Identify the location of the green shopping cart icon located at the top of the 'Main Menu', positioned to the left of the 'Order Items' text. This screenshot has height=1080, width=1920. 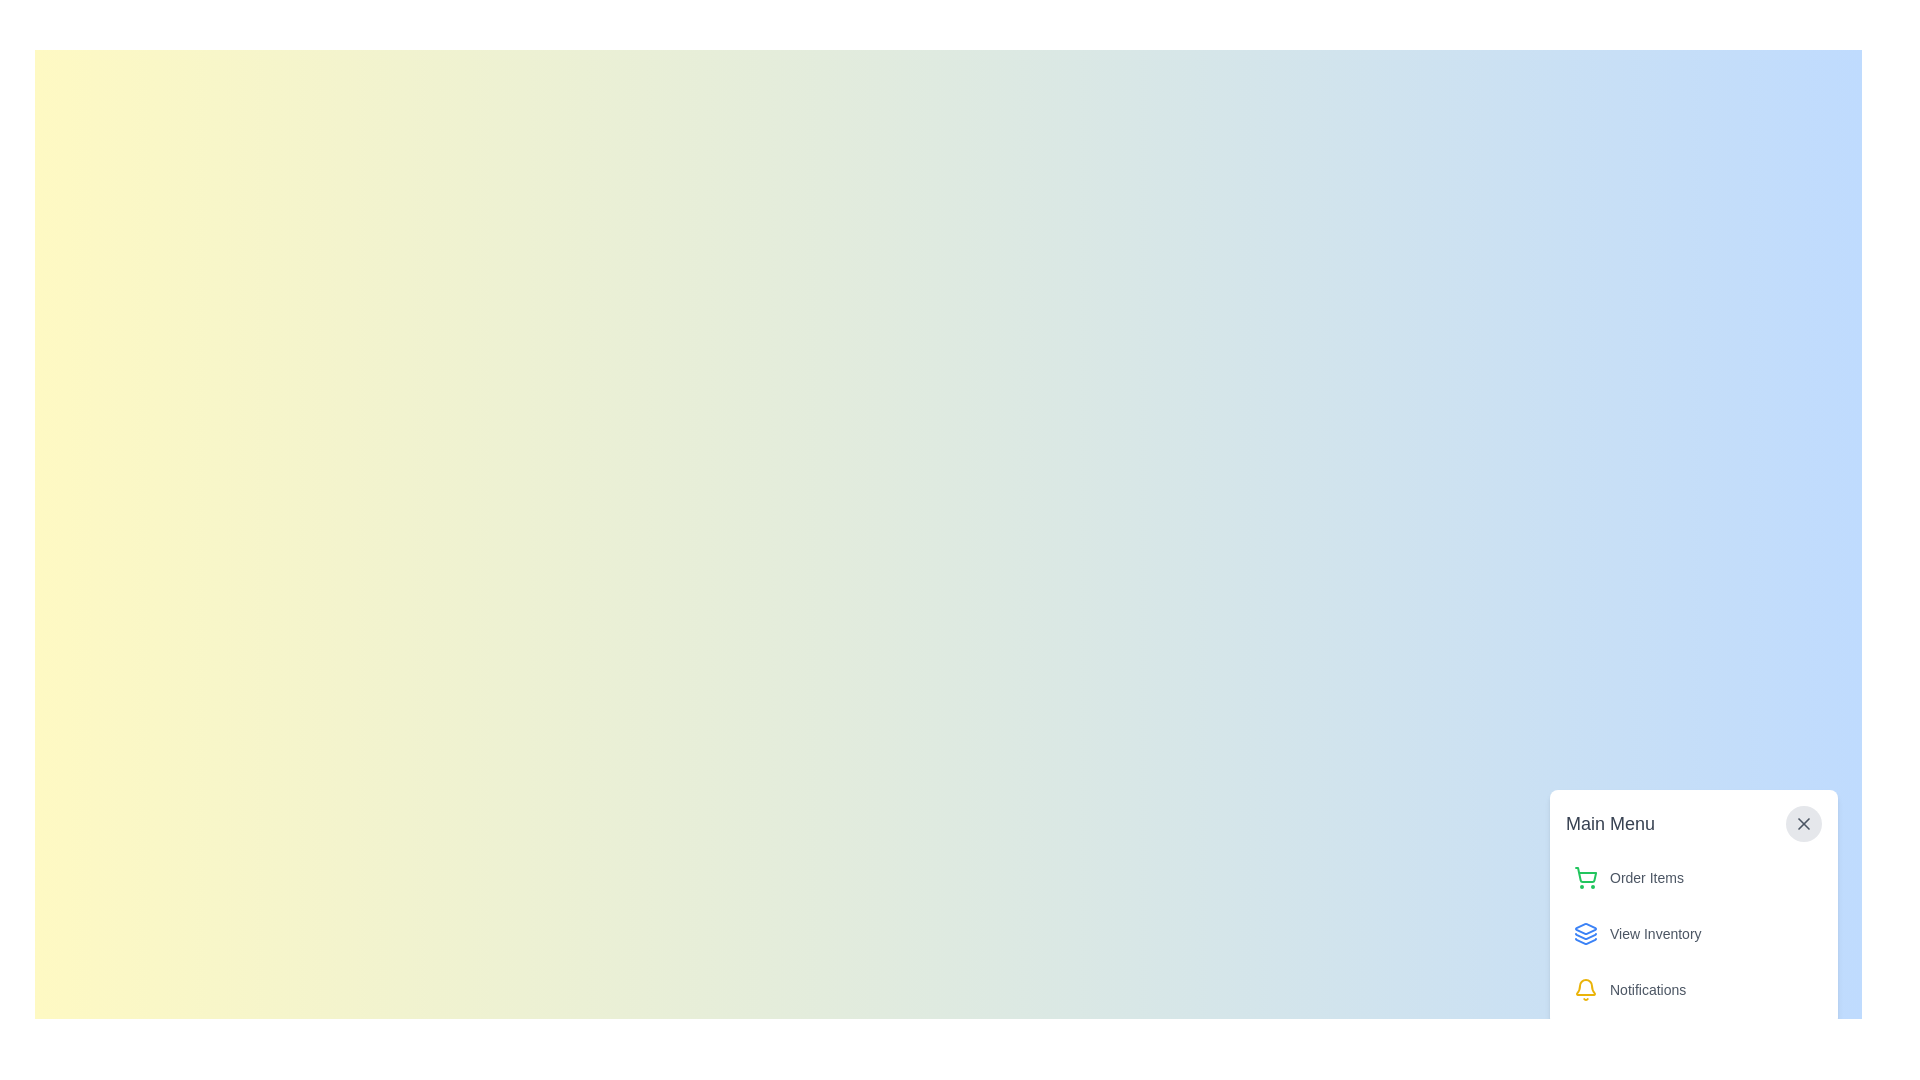
(1584, 877).